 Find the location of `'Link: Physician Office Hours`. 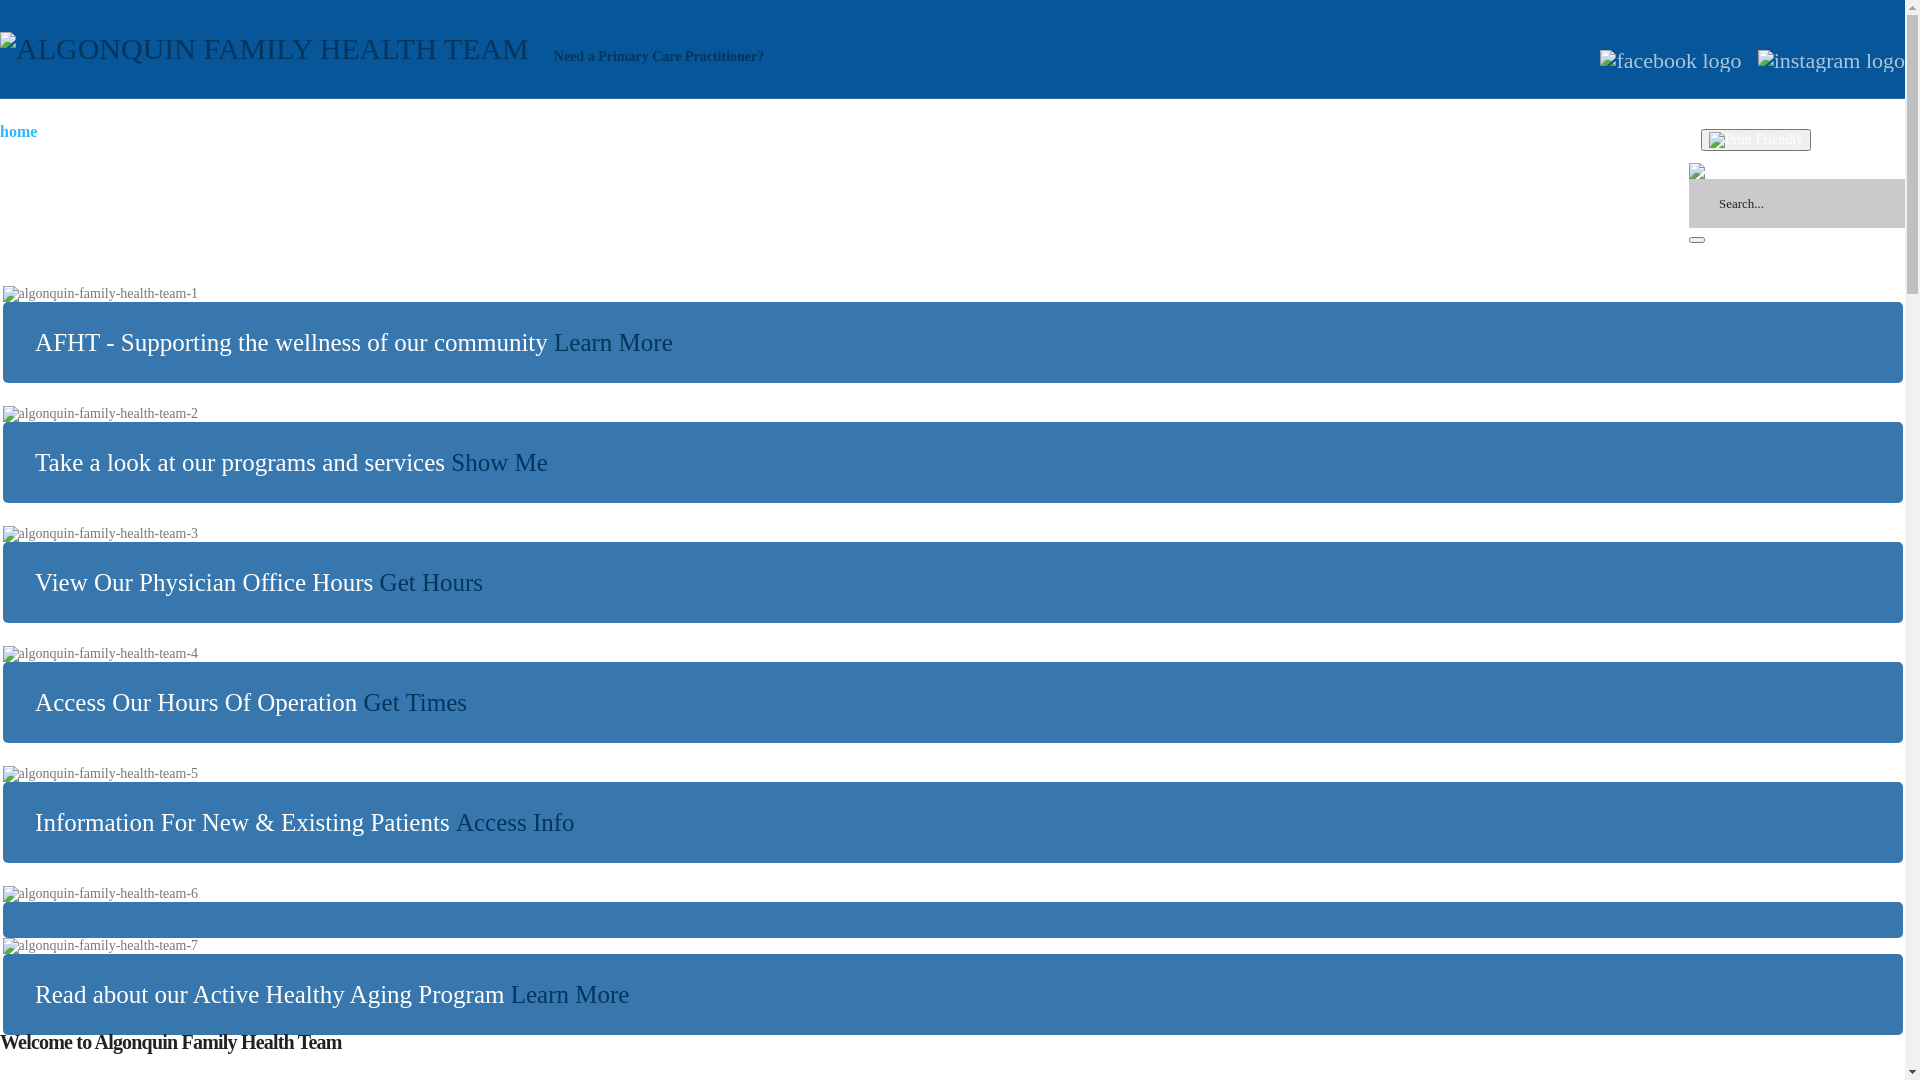

'Link: Physician Office Hours is located at coordinates (430, 582).